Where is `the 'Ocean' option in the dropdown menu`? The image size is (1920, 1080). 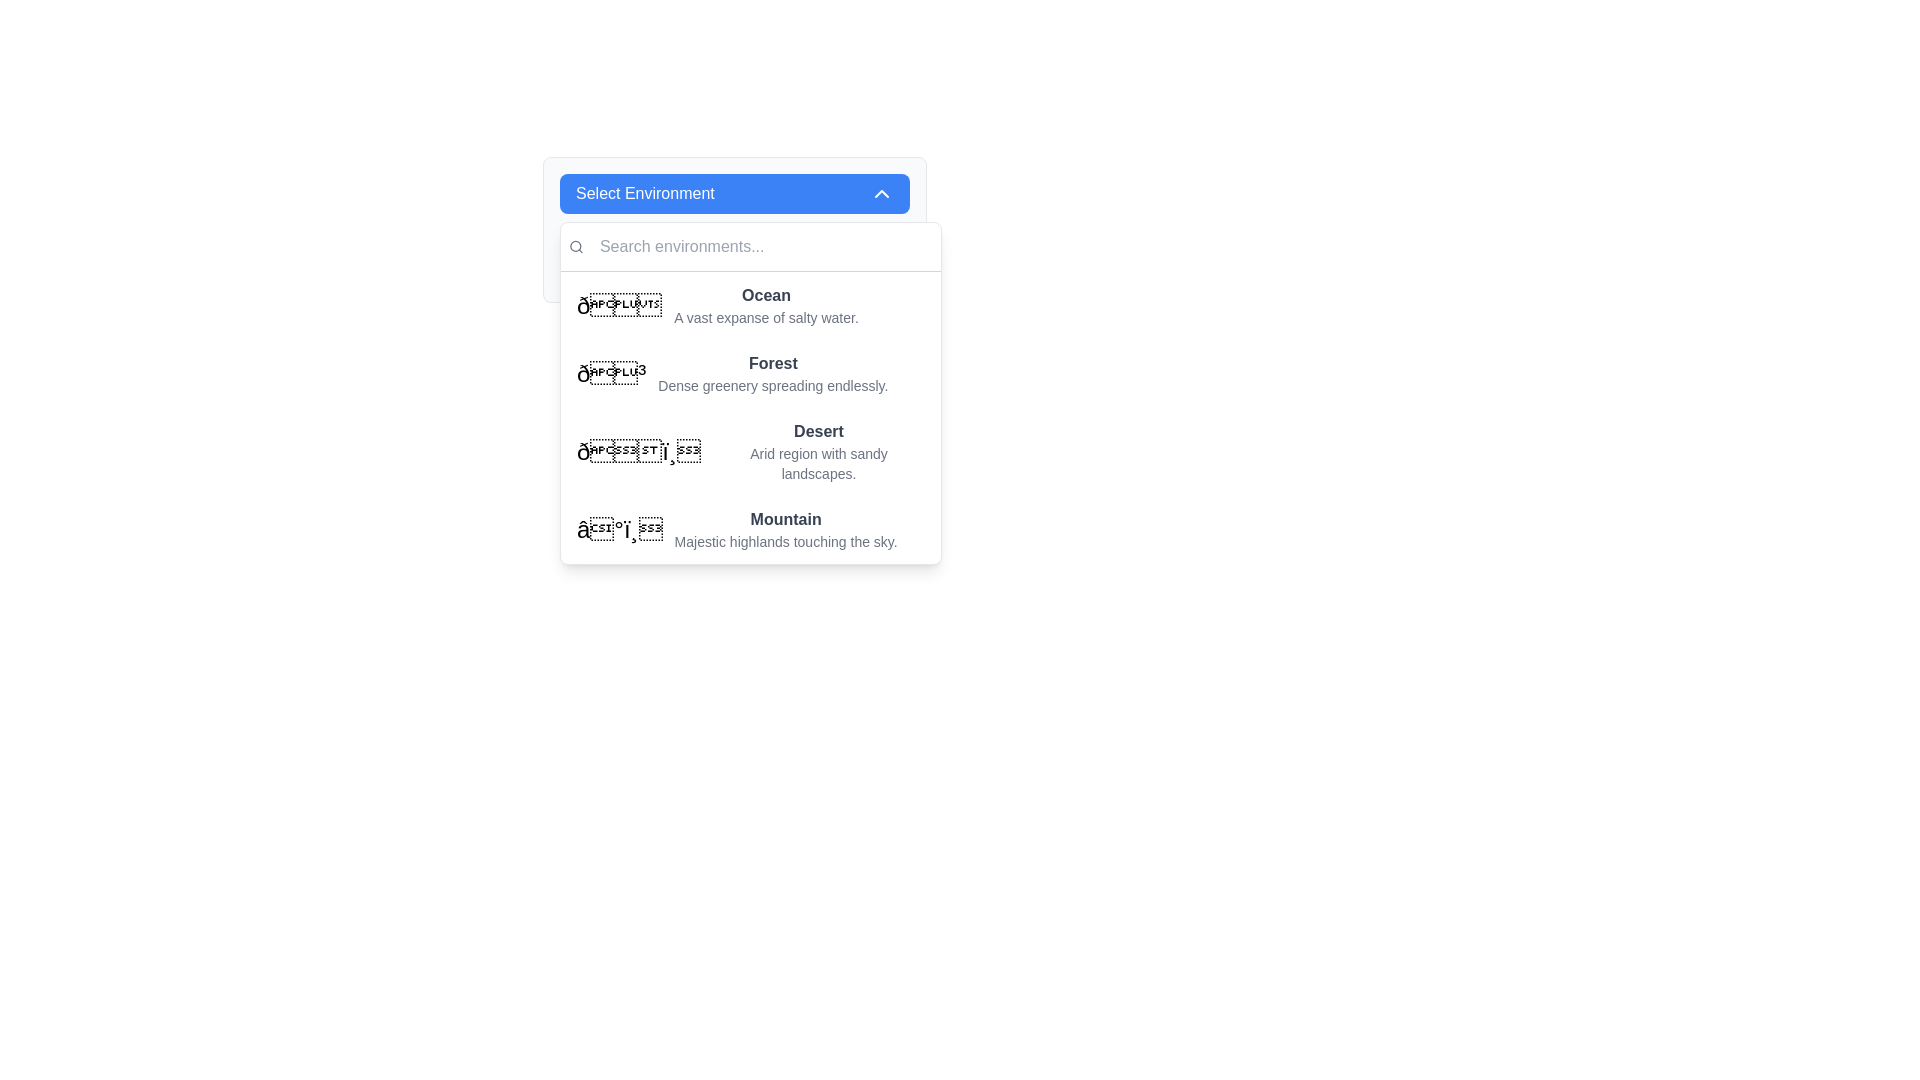 the 'Ocean' option in the dropdown menu is located at coordinates (765, 305).